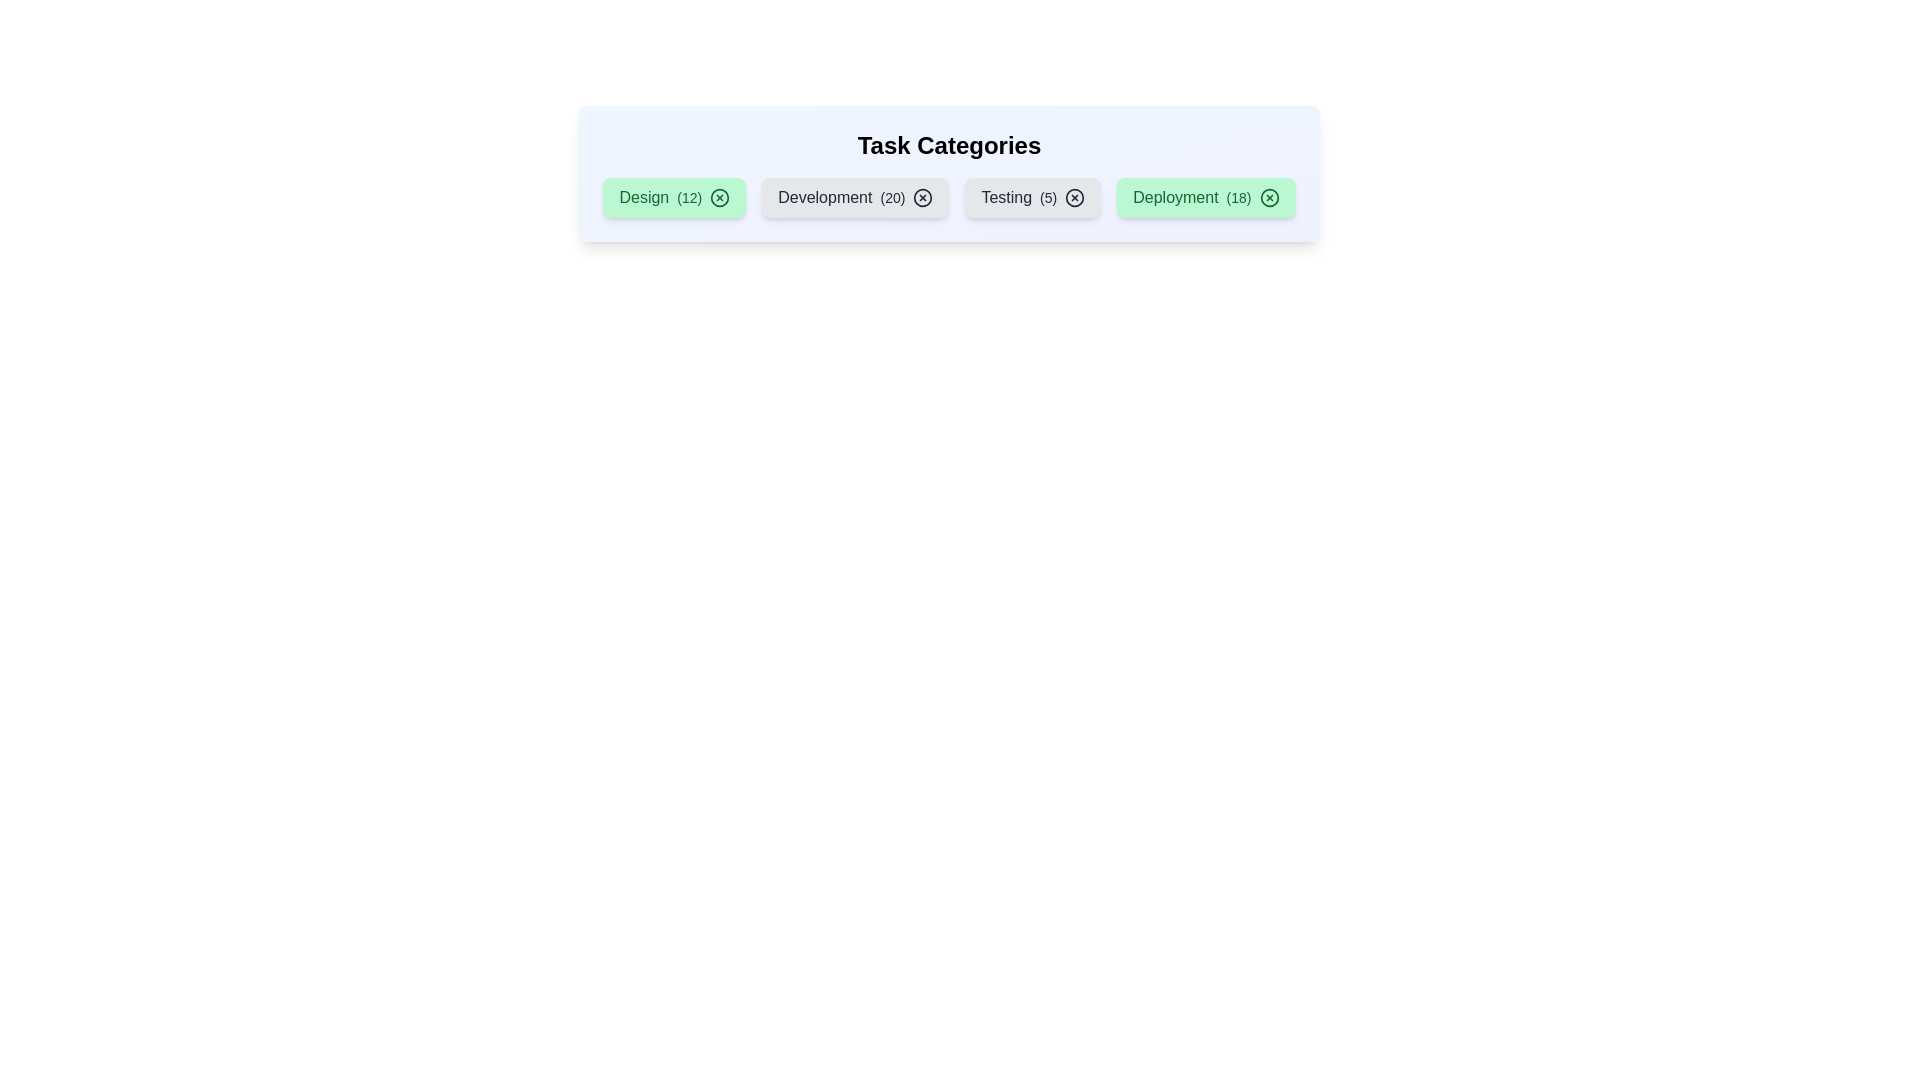 Image resolution: width=1920 pixels, height=1080 pixels. What do you see at coordinates (674, 197) in the screenshot?
I see `the chip labeled Design` at bounding box center [674, 197].